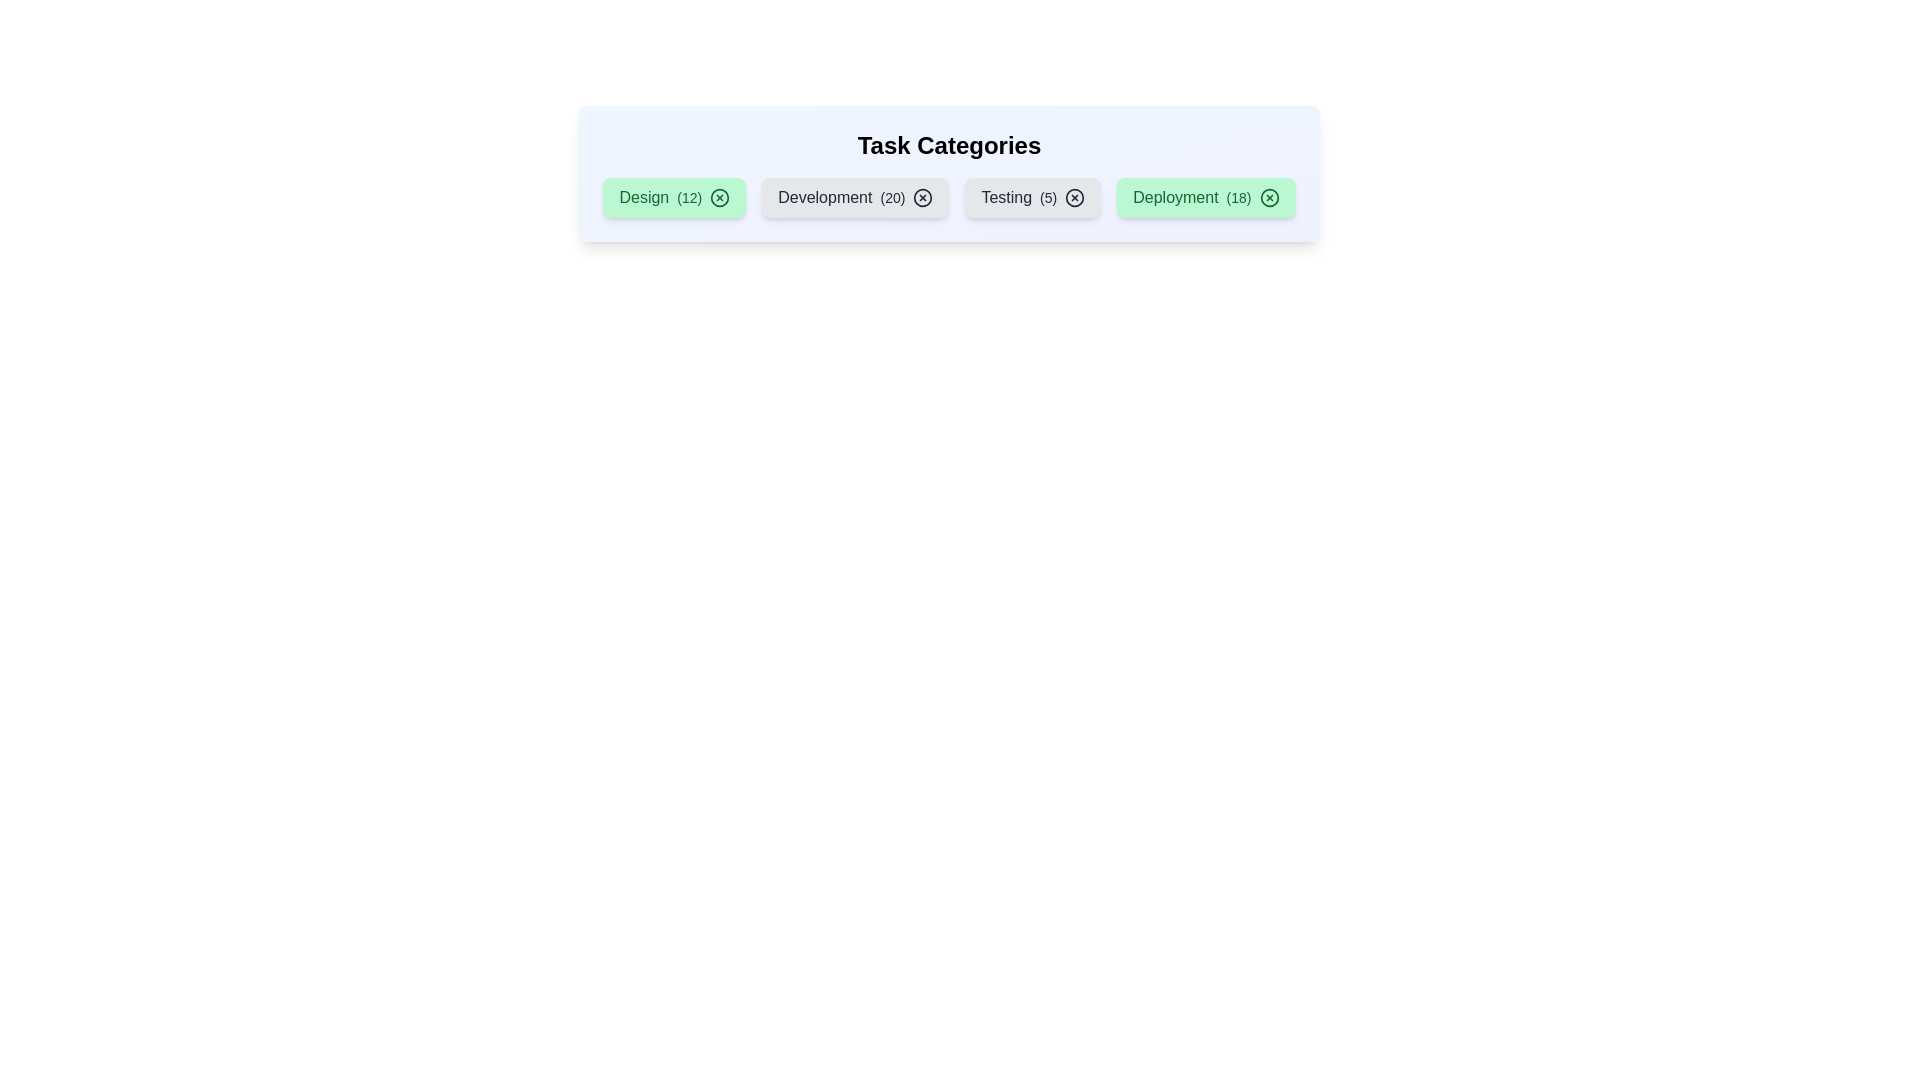 Image resolution: width=1920 pixels, height=1080 pixels. What do you see at coordinates (674, 197) in the screenshot?
I see `the chip labeled Design` at bounding box center [674, 197].